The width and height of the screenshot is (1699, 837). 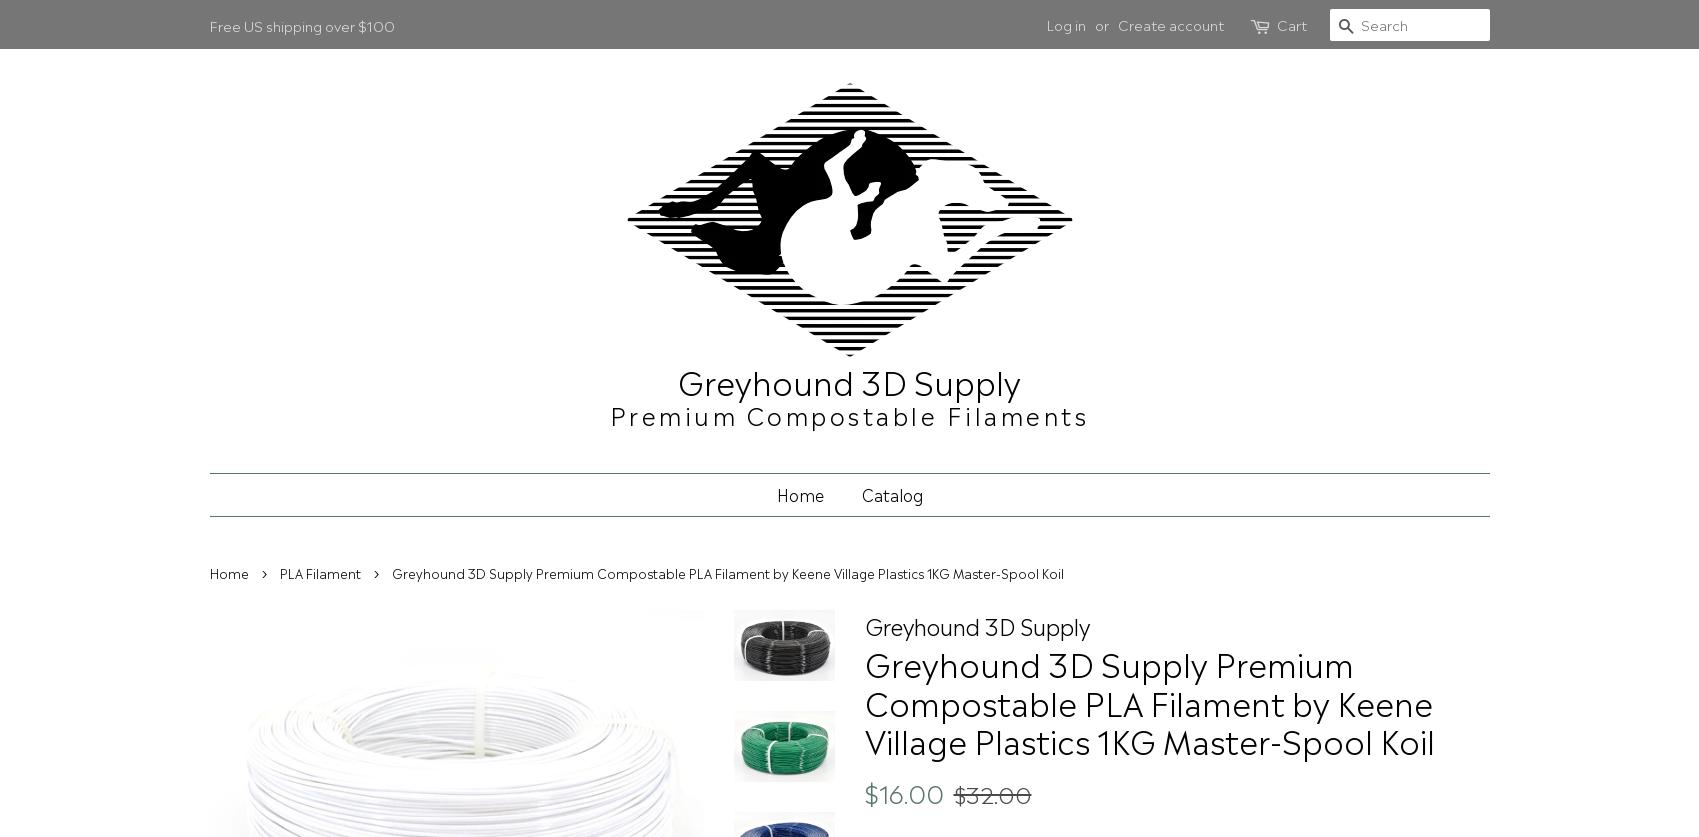 I want to click on 'PLA Filament', so click(x=318, y=571).